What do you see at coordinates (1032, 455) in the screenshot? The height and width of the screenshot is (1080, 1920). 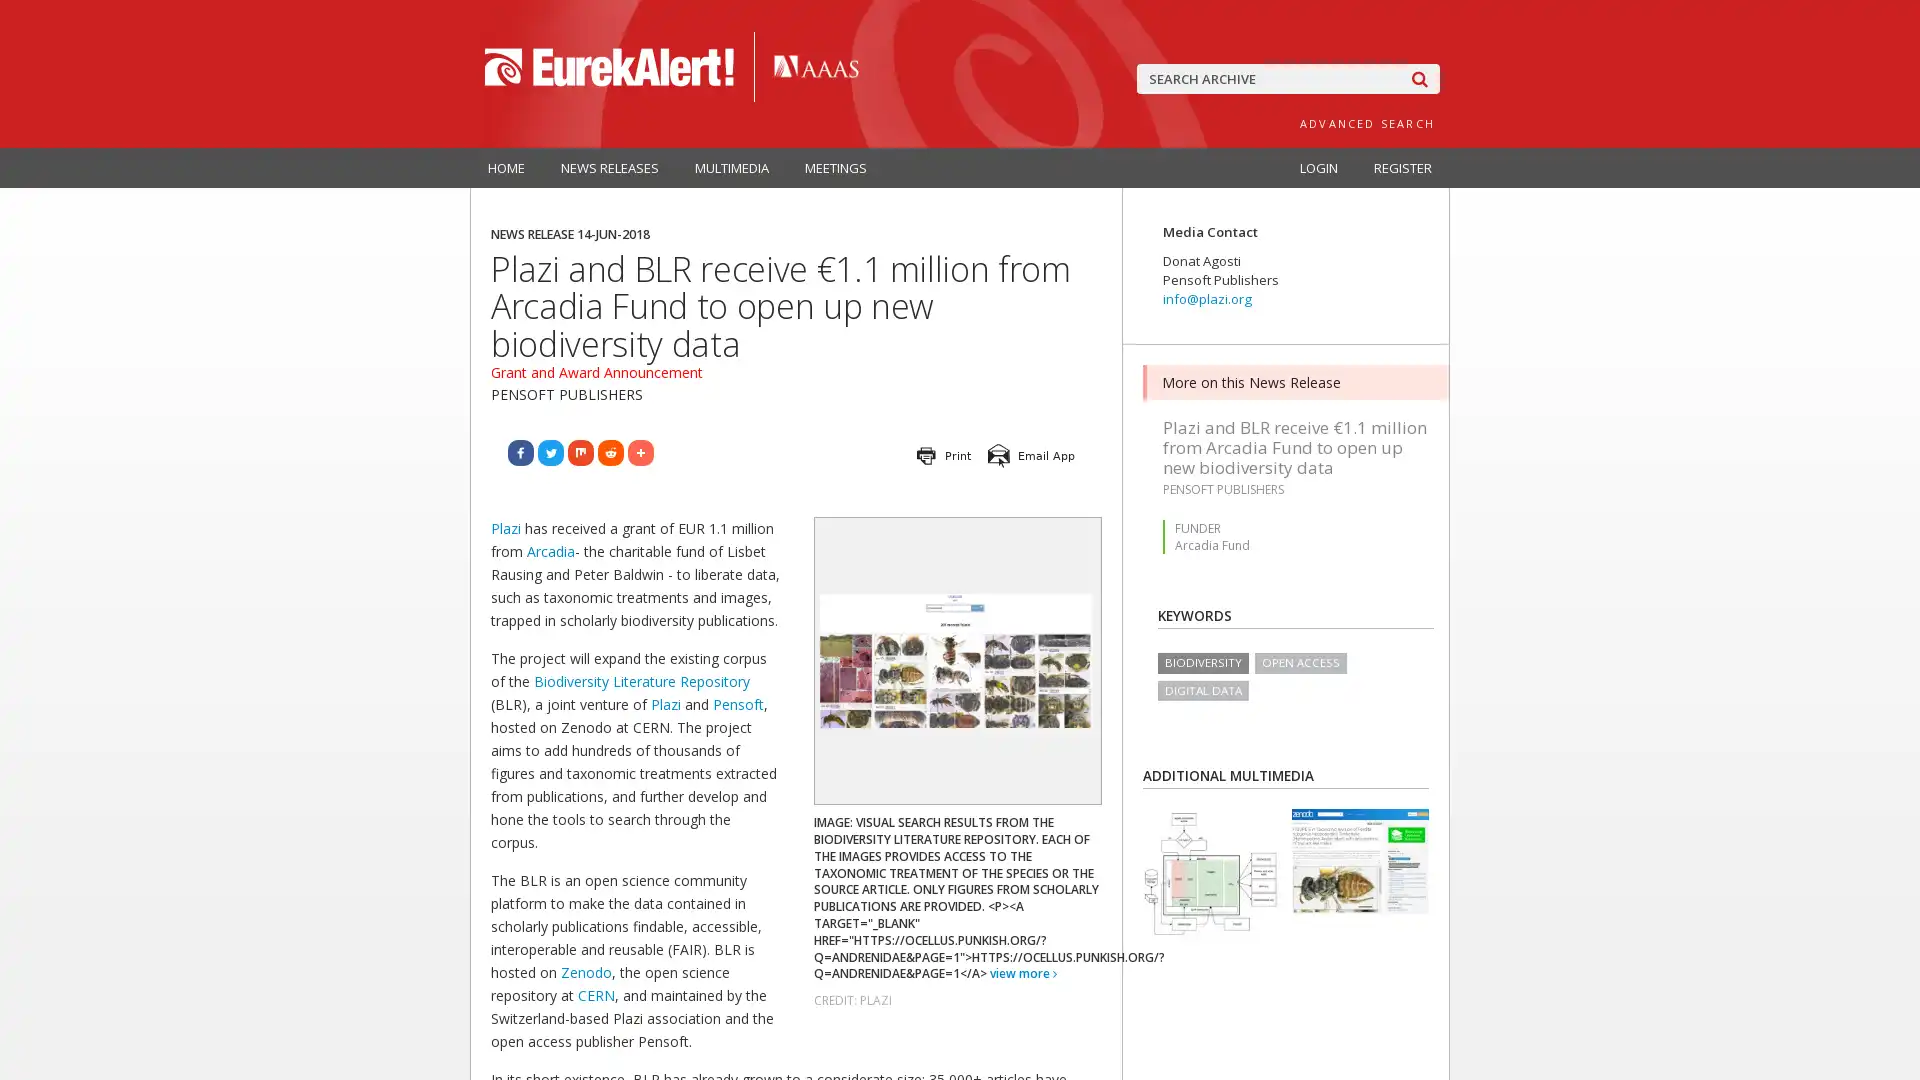 I see `Share to Email AppEmail App` at bounding box center [1032, 455].